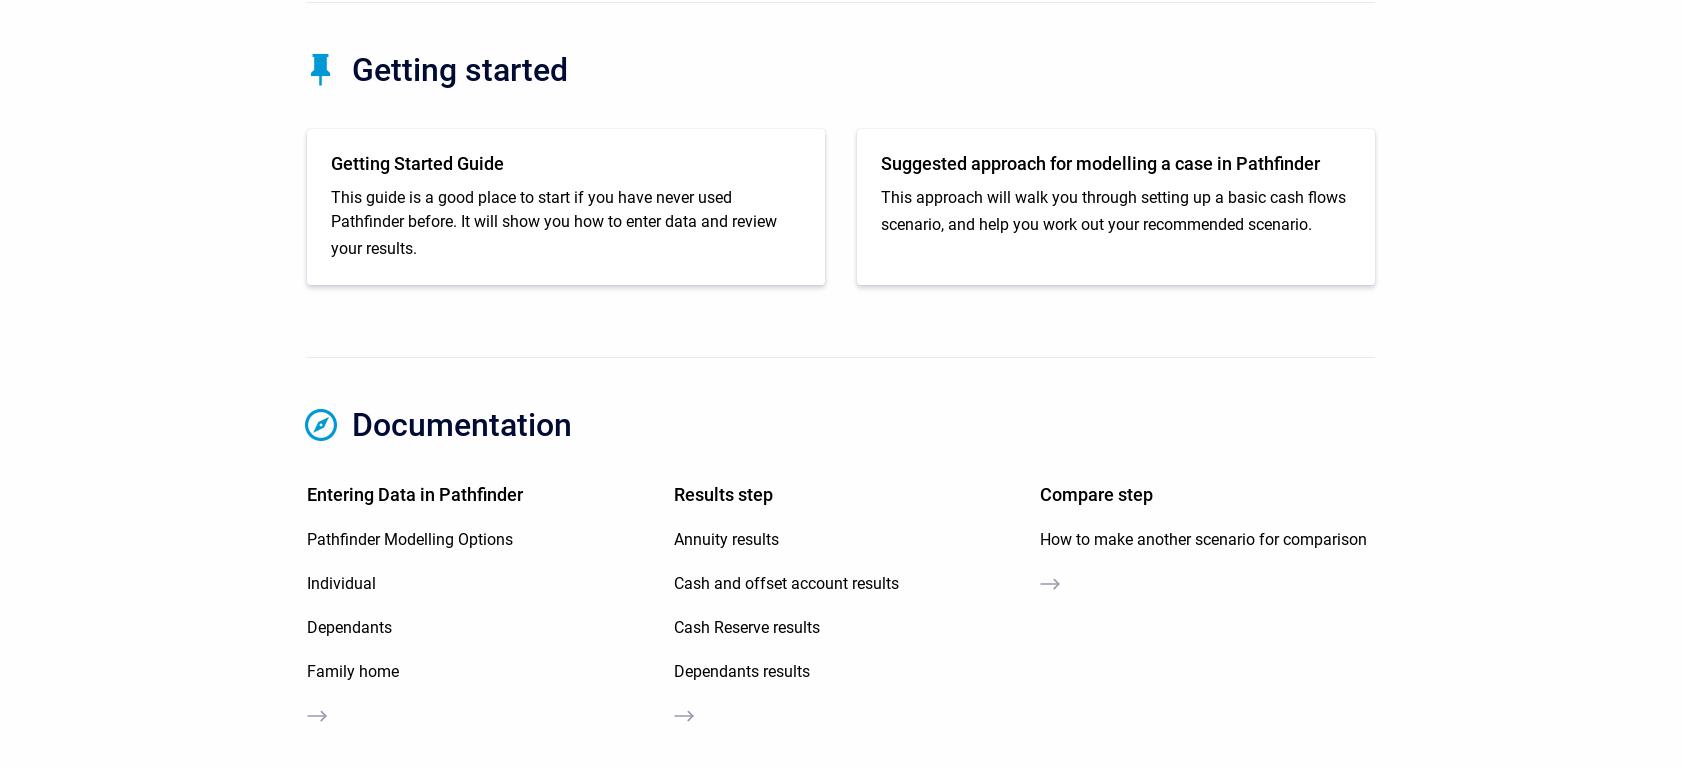  Describe the element at coordinates (460, 67) in the screenshot. I see `'Getting started'` at that location.